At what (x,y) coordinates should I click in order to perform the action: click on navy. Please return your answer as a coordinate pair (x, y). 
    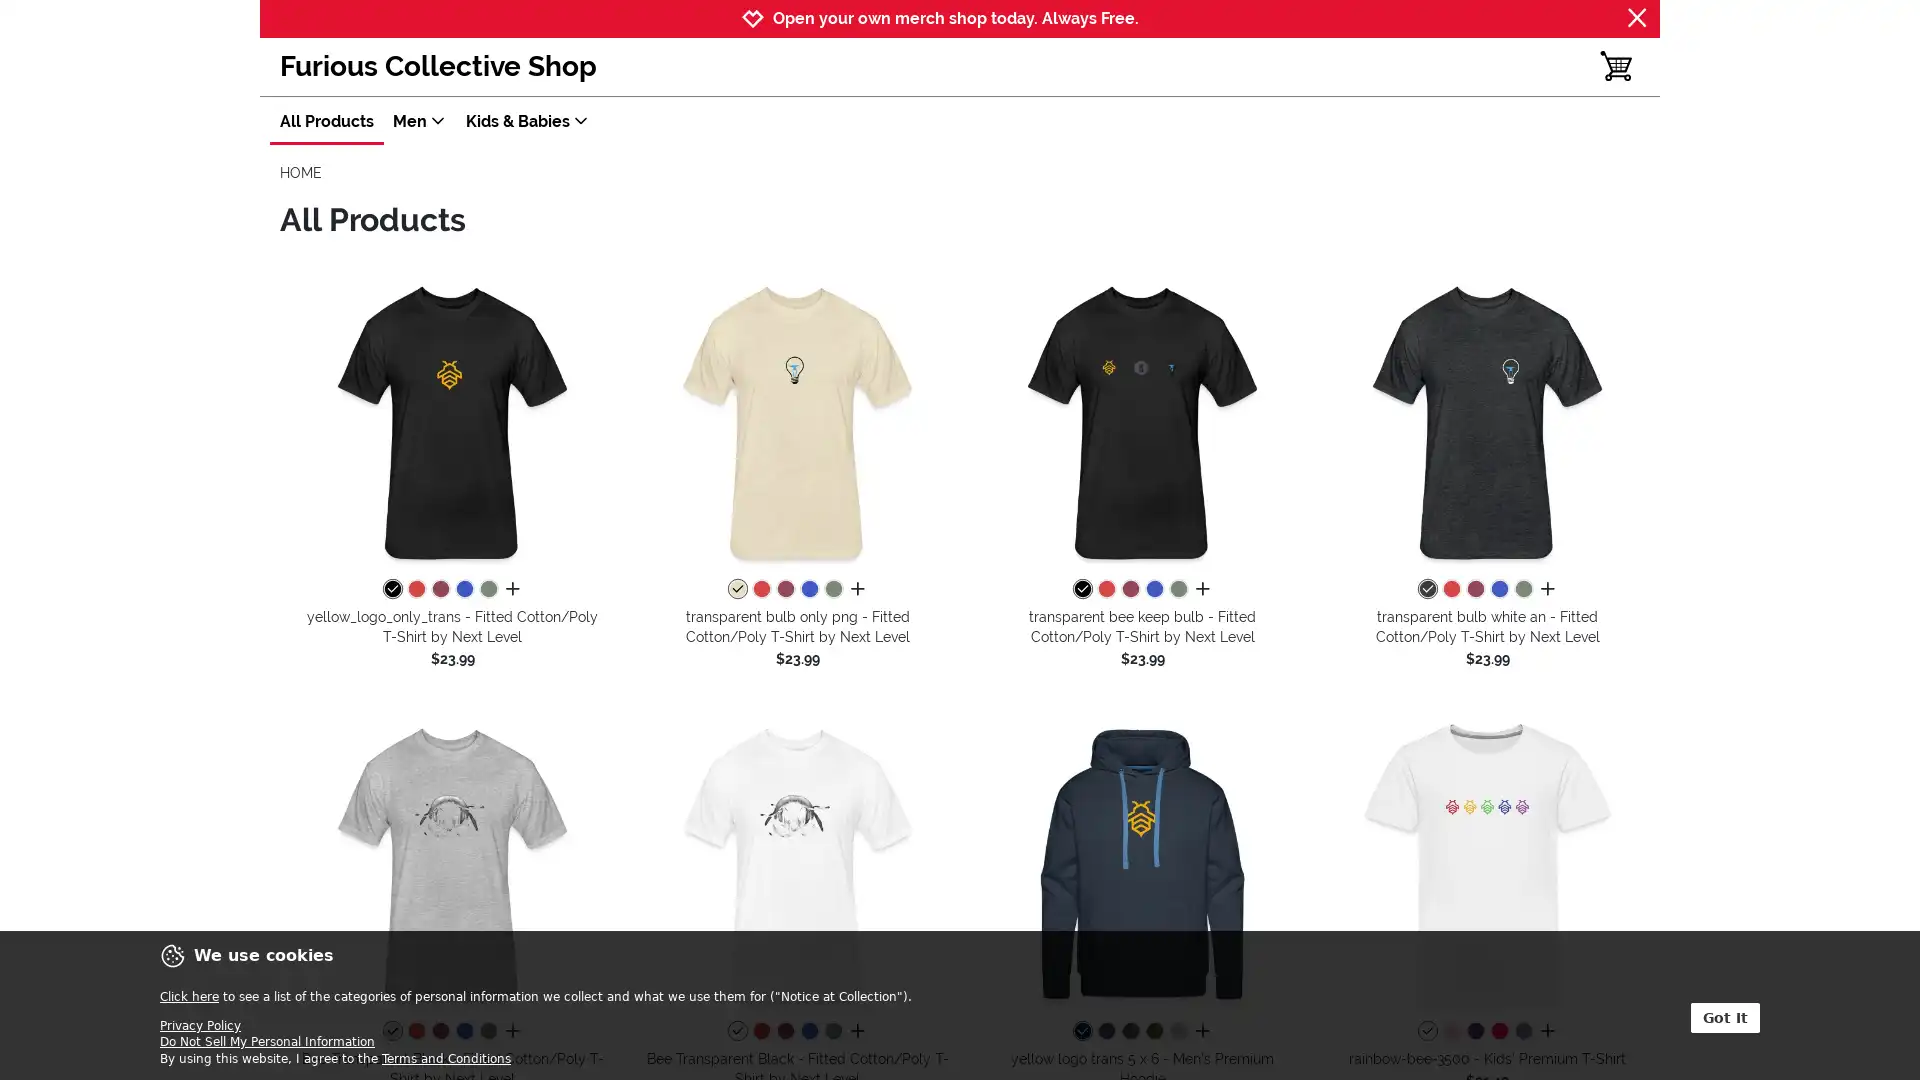
    Looking at the image, I should click on (1080, 1032).